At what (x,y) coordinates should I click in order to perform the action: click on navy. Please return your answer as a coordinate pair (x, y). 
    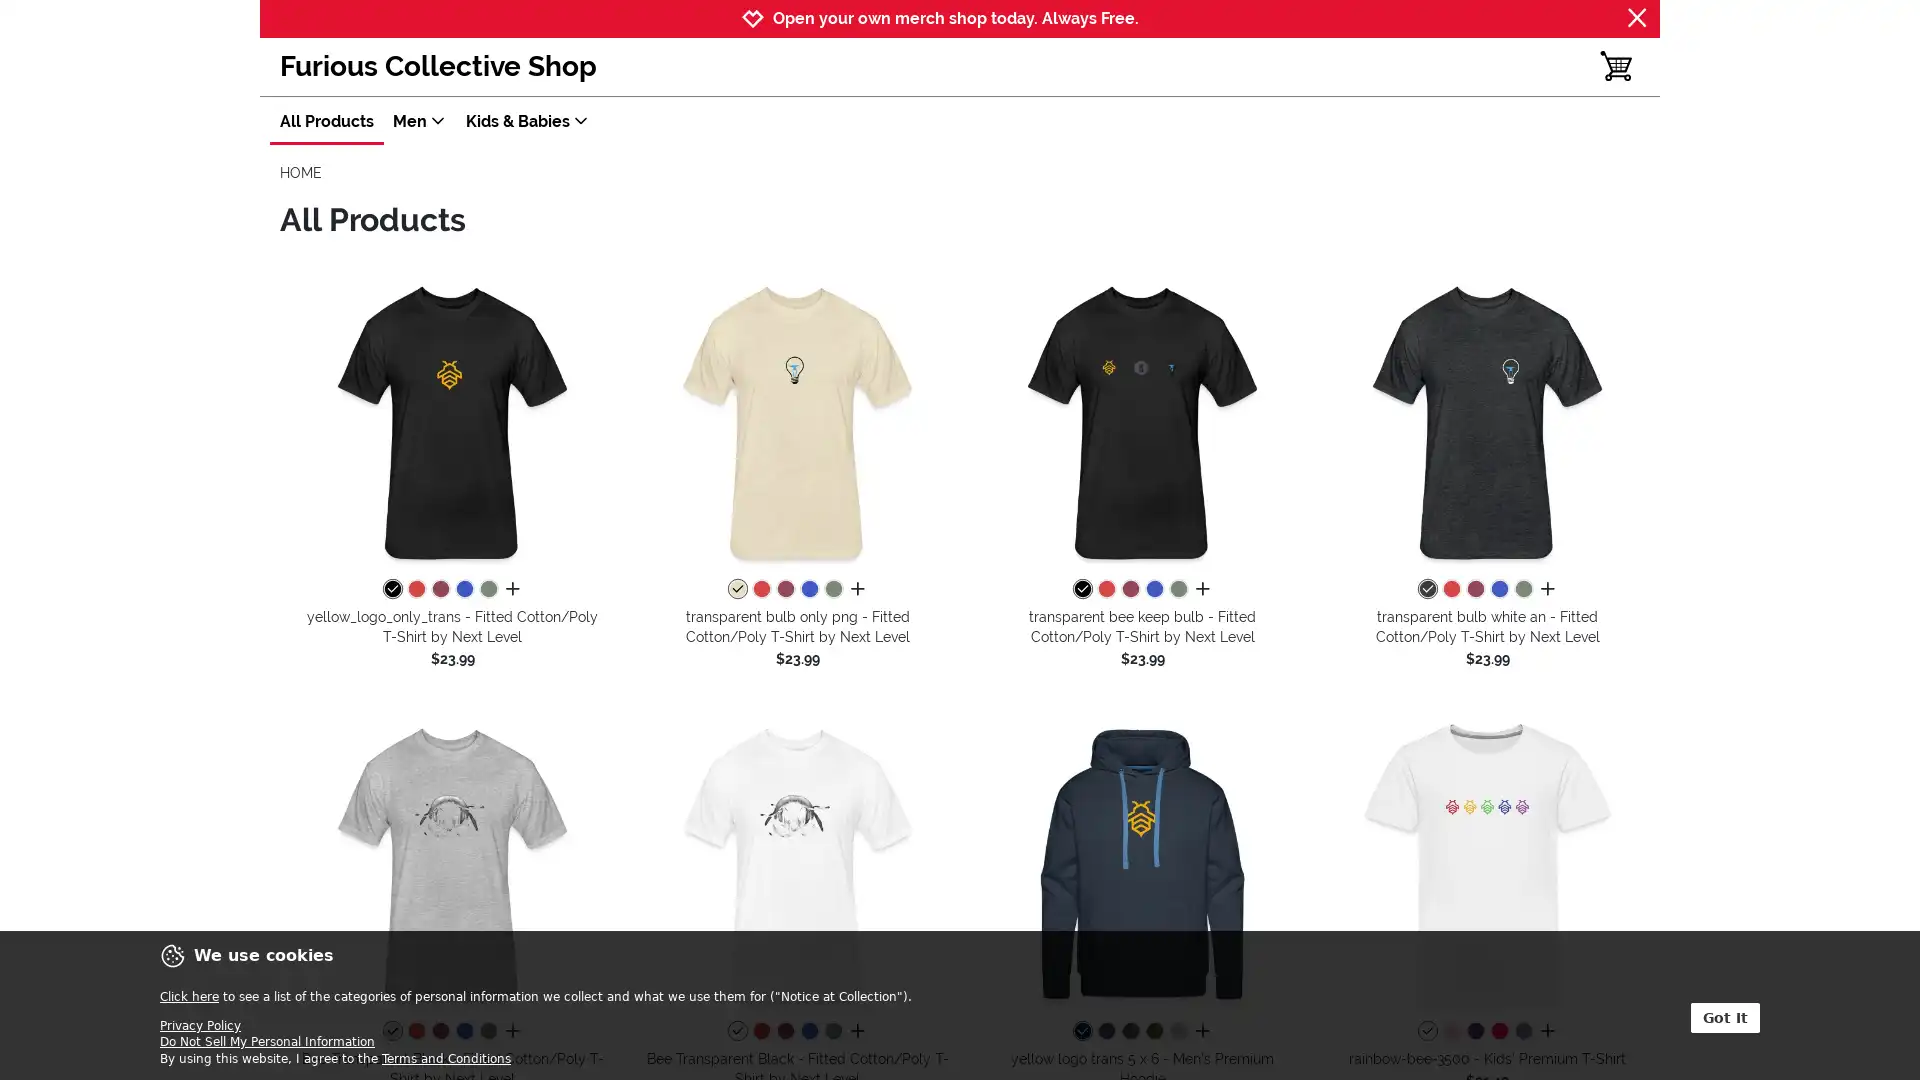
    Looking at the image, I should click on (1080, 1032).